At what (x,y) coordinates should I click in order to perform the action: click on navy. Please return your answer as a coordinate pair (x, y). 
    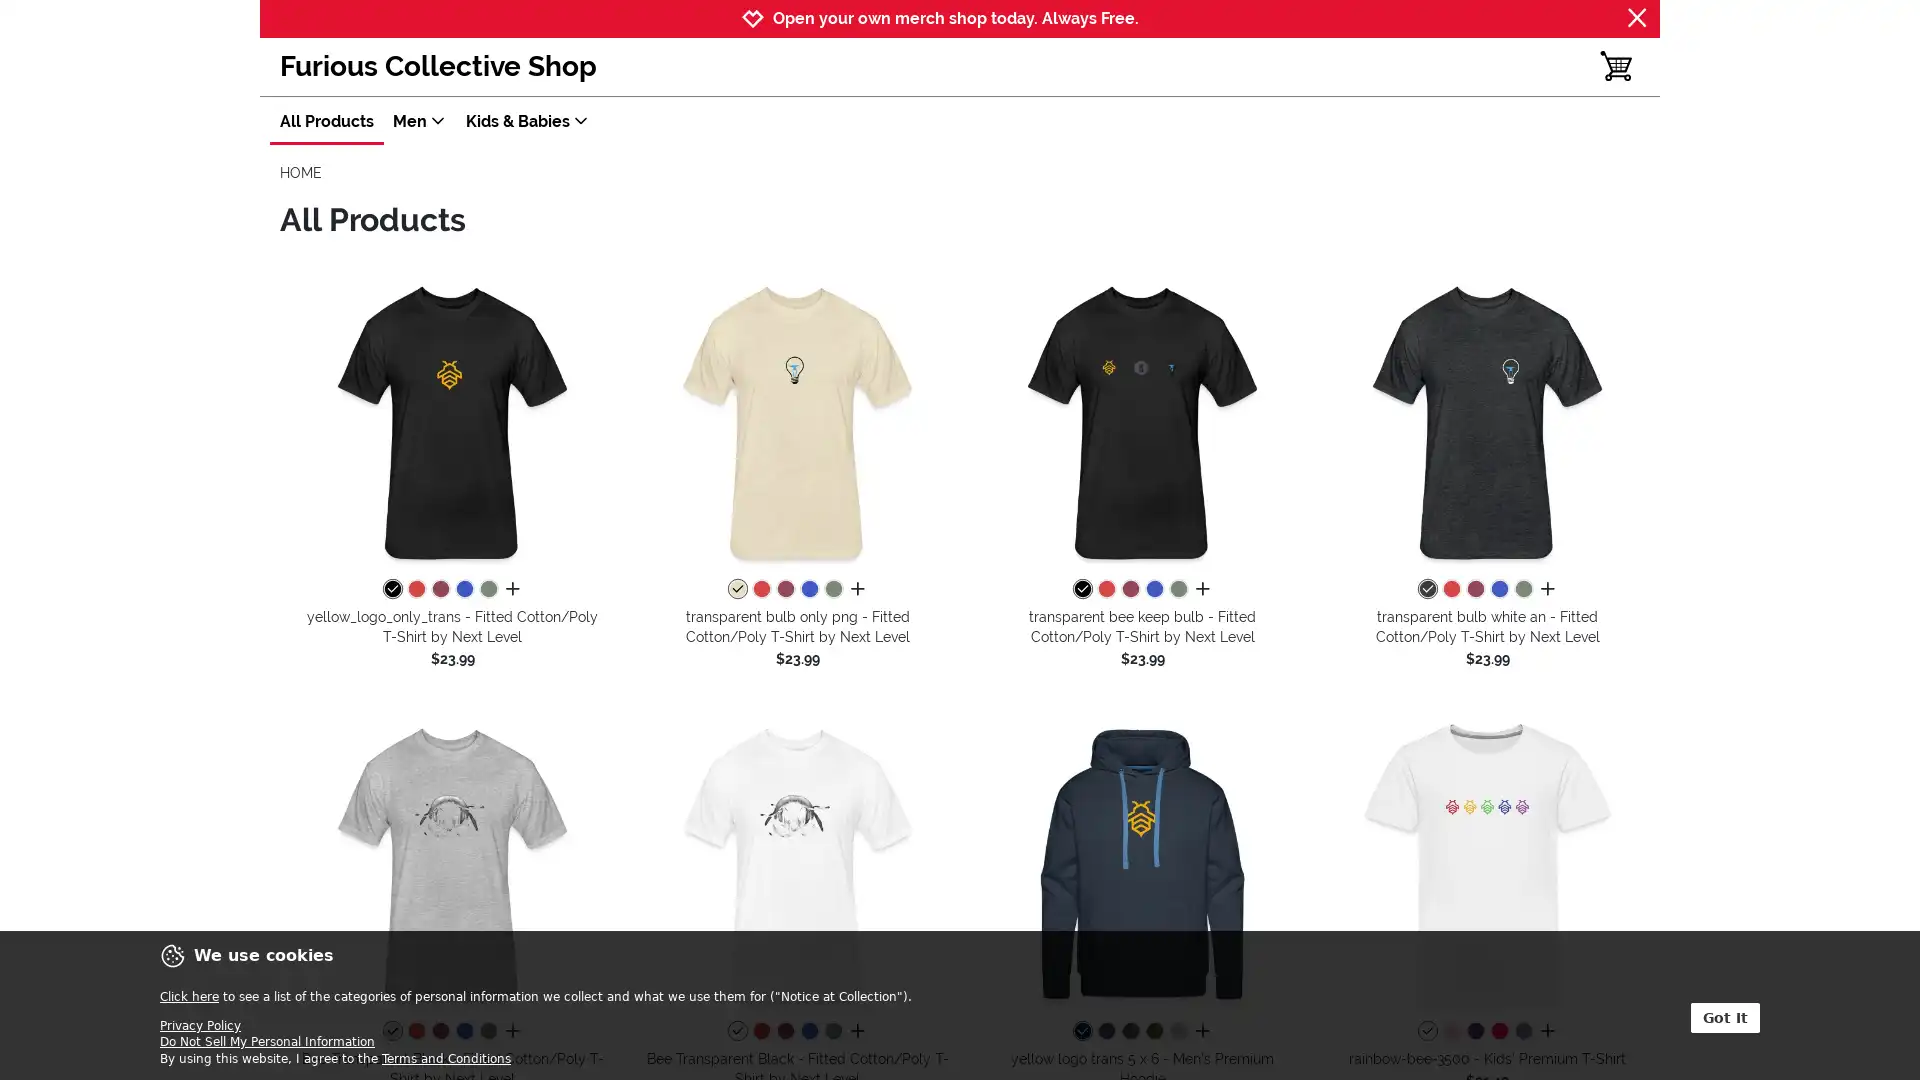
    Looking at the image, I should click on (1080, 1032).